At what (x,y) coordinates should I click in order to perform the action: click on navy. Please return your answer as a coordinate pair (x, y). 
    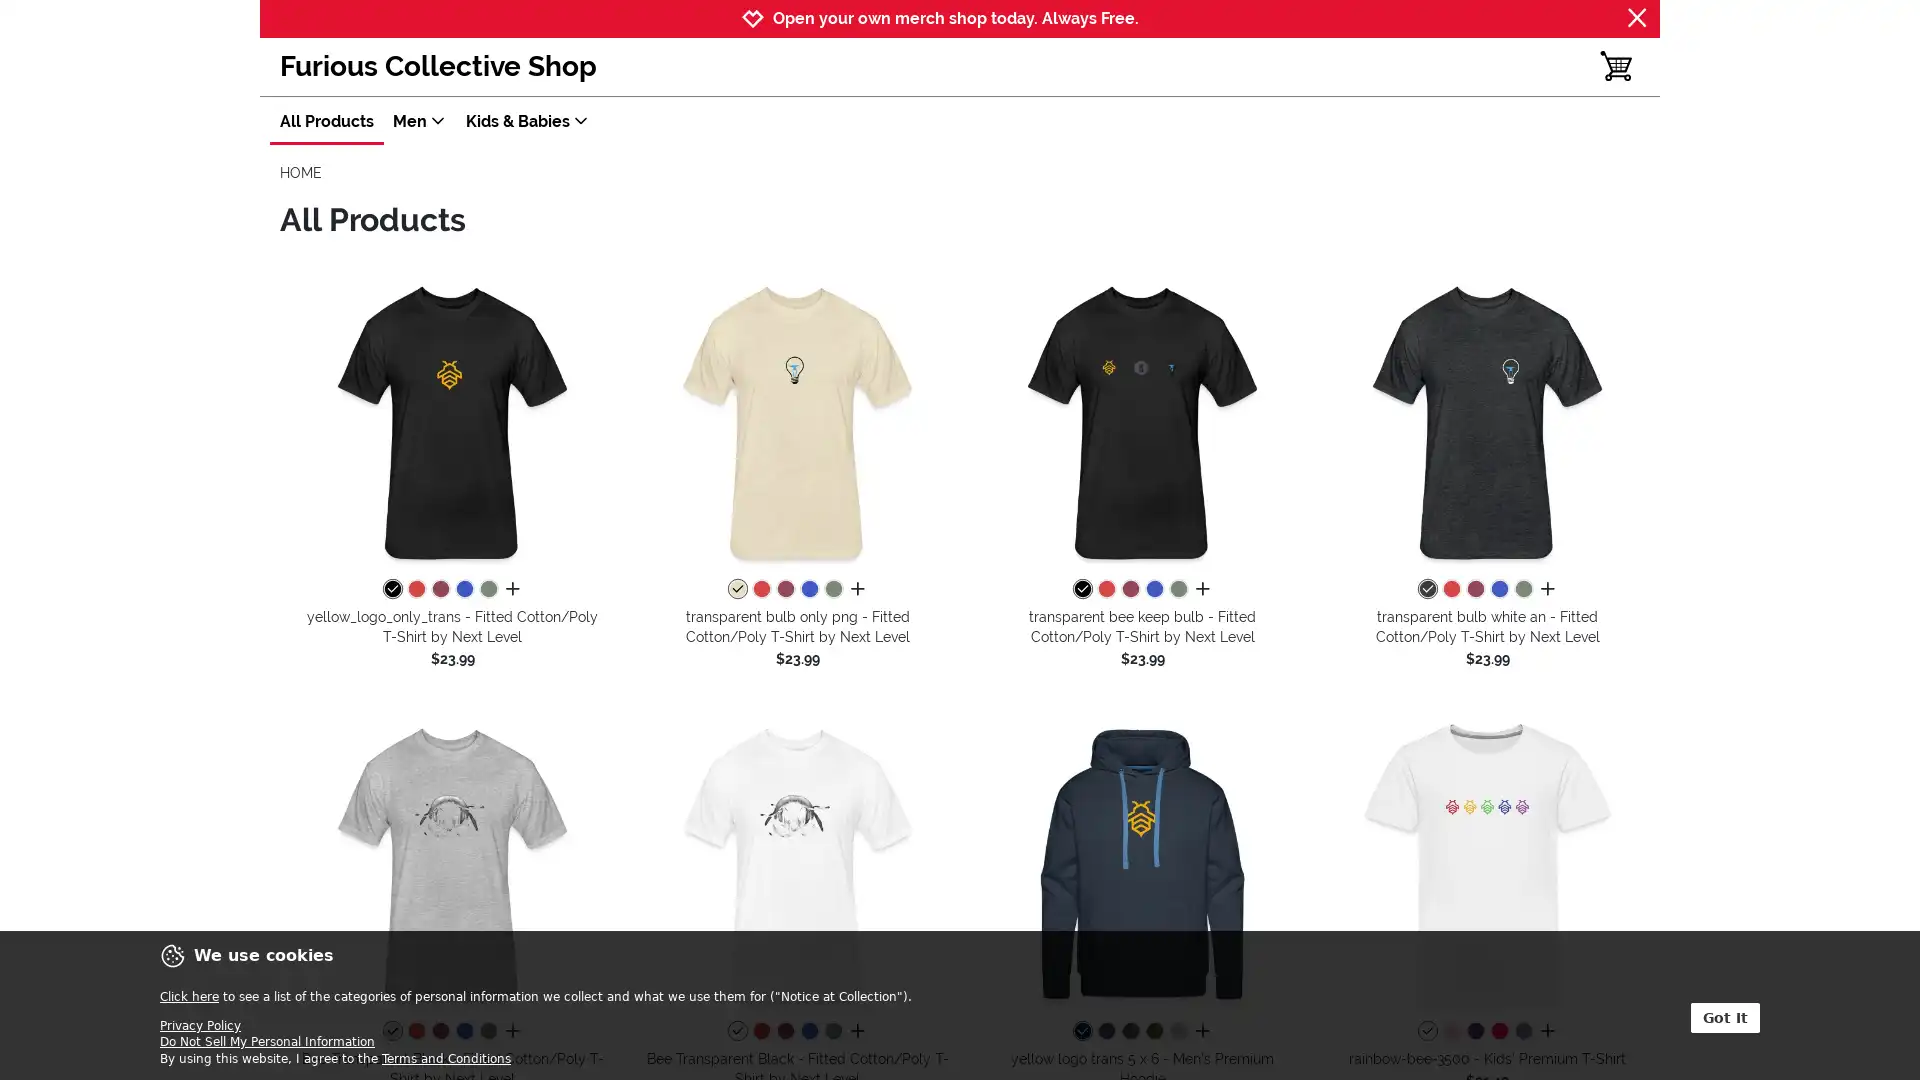
    Looking at the image, I should click on (1080, 1032).